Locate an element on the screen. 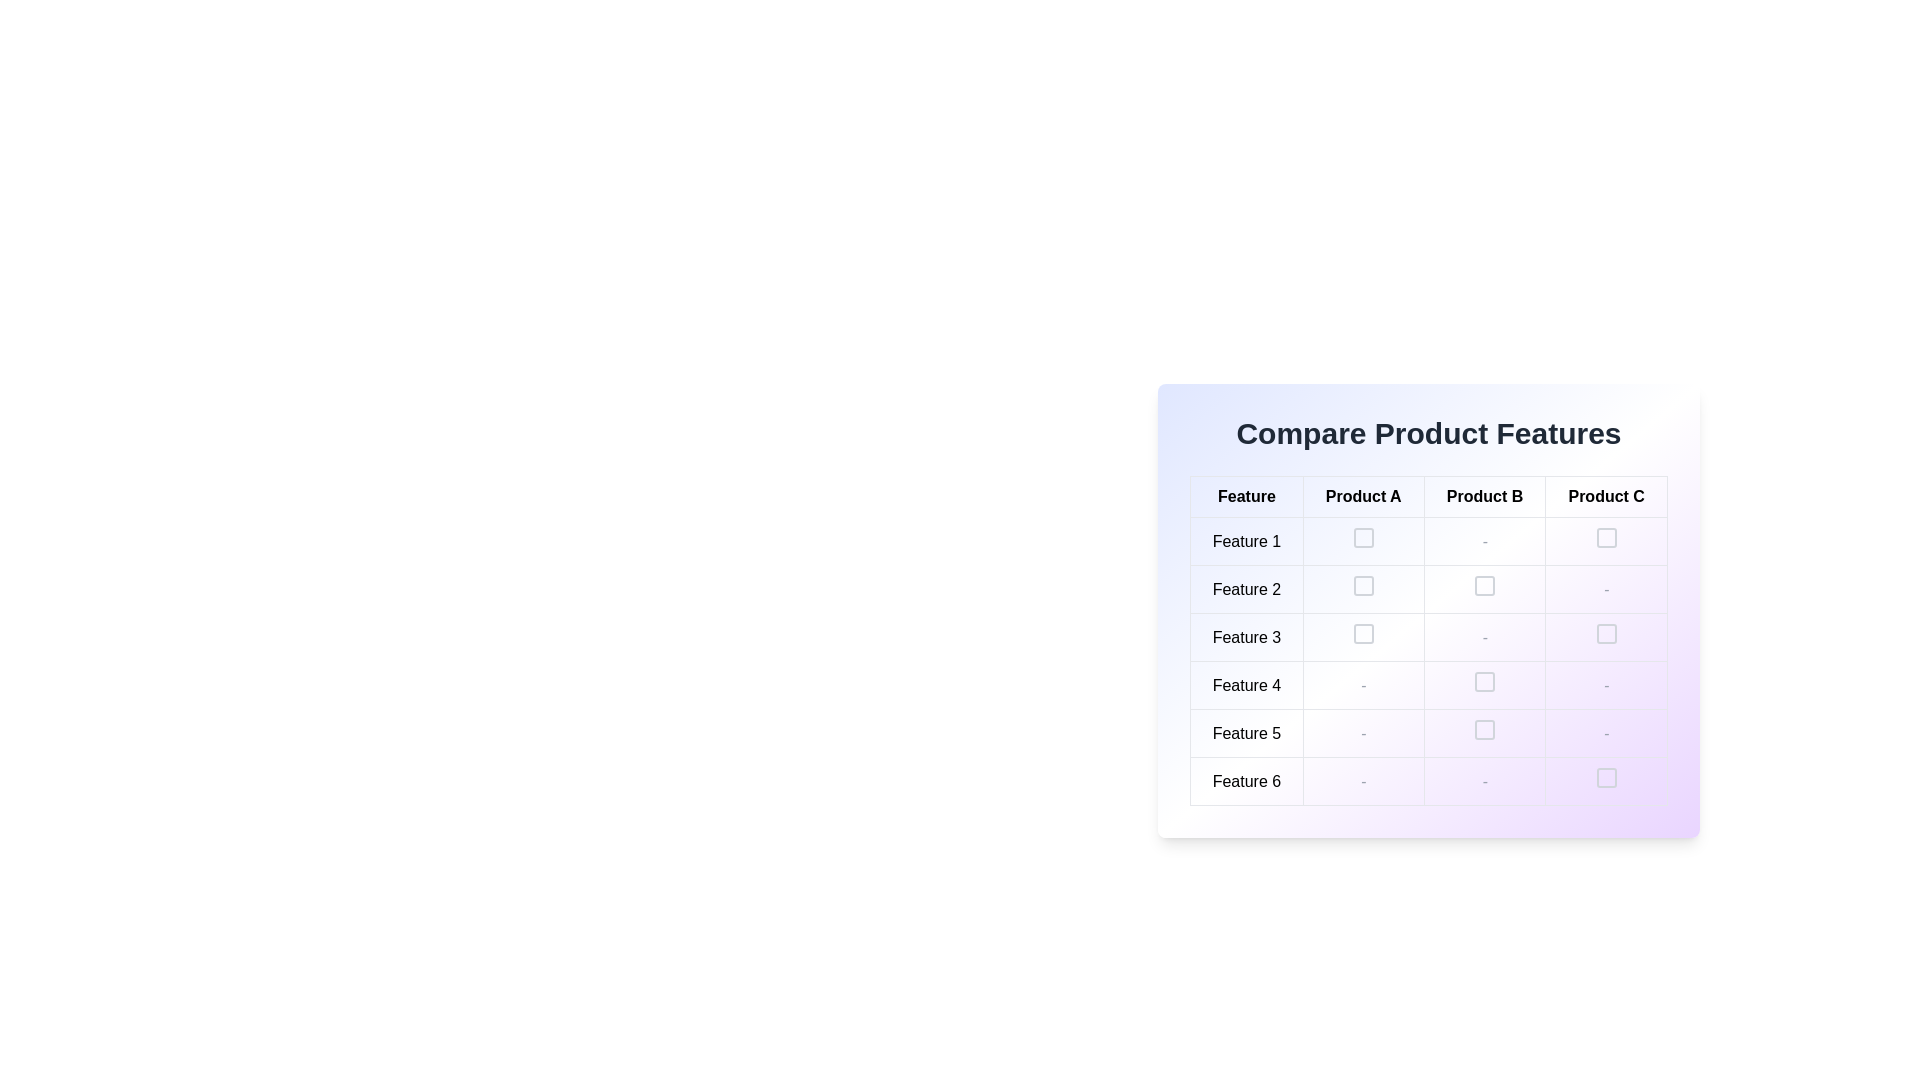 This screenshot has height=1080, width=1920. the checkbox in the last cell of the last row labeled 'Product C' and row 'Feature 6' to get more information is located at coordinates (1606, 780).